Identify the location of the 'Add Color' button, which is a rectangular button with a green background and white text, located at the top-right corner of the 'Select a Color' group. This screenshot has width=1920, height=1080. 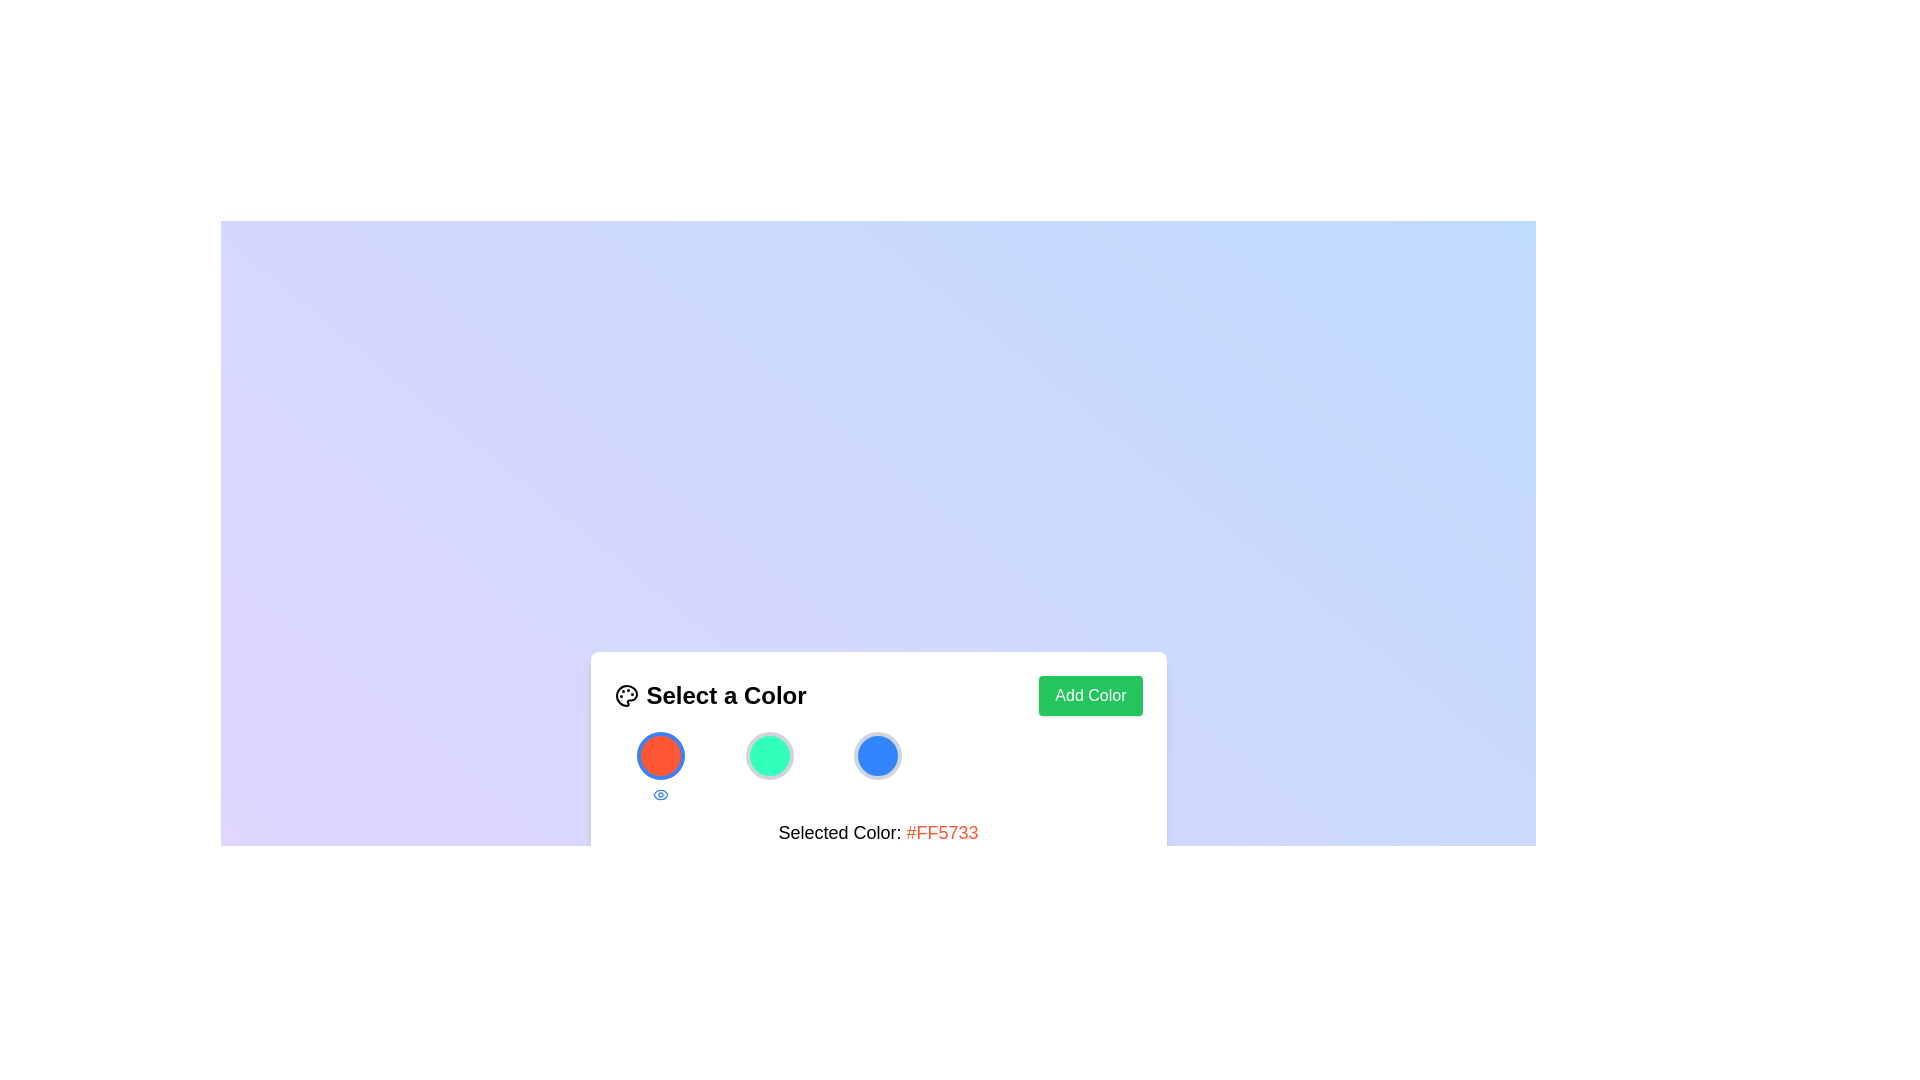
(1089, 694).